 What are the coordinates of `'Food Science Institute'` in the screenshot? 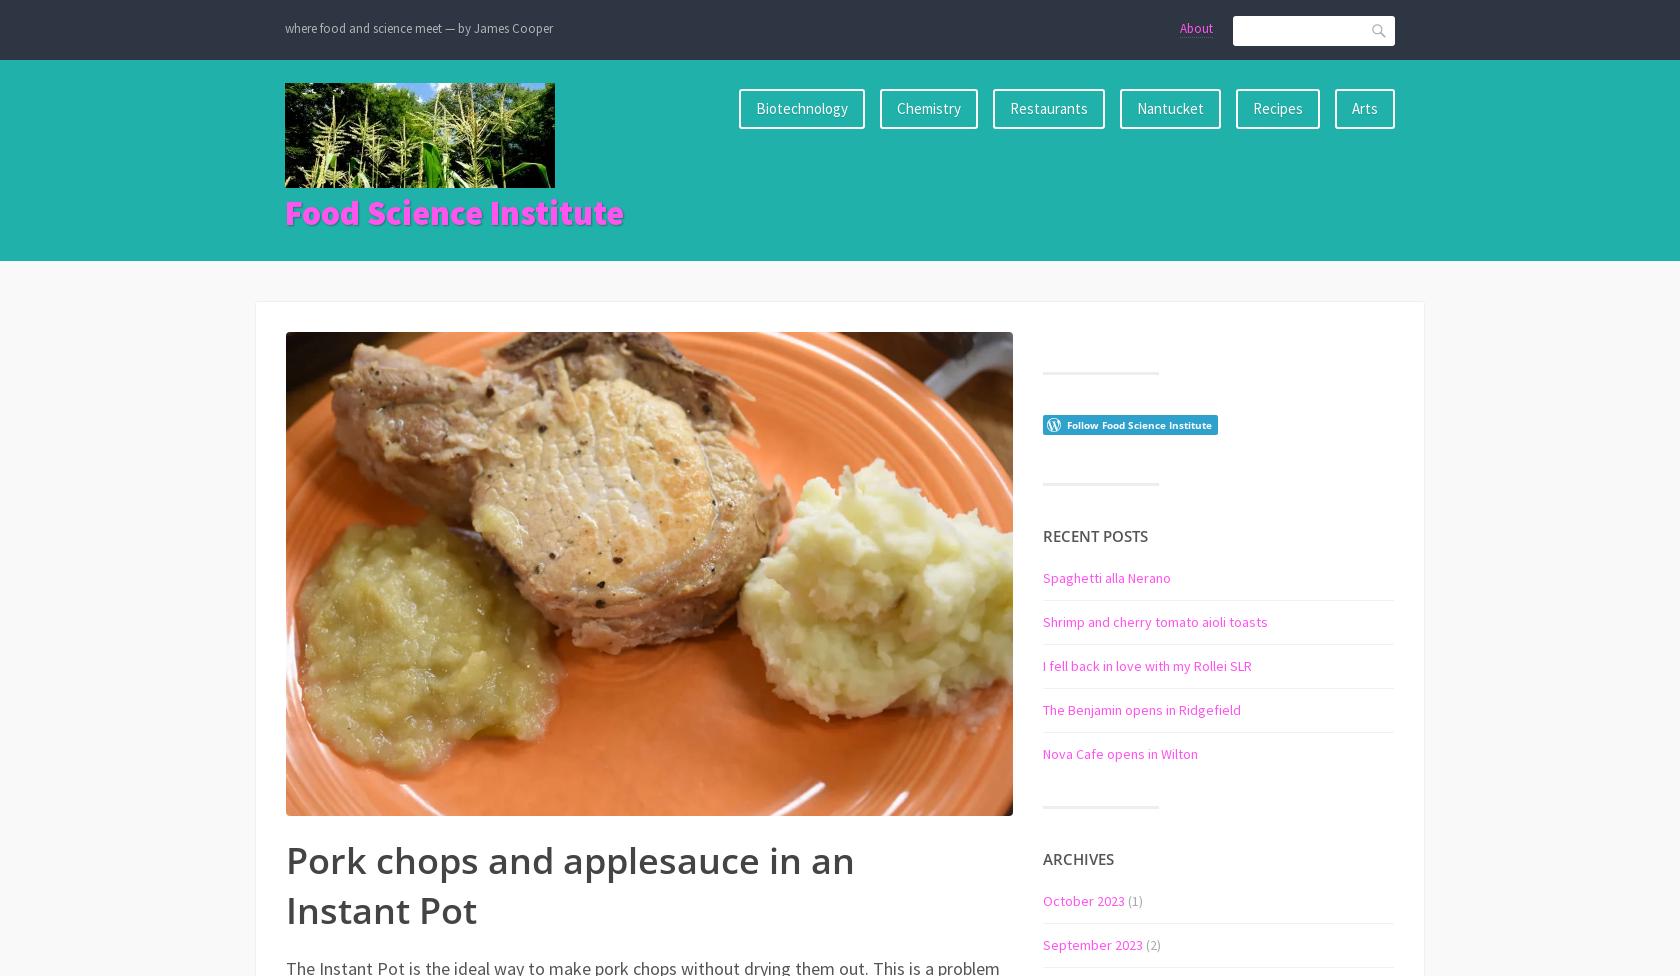 It's located at (454, 211).